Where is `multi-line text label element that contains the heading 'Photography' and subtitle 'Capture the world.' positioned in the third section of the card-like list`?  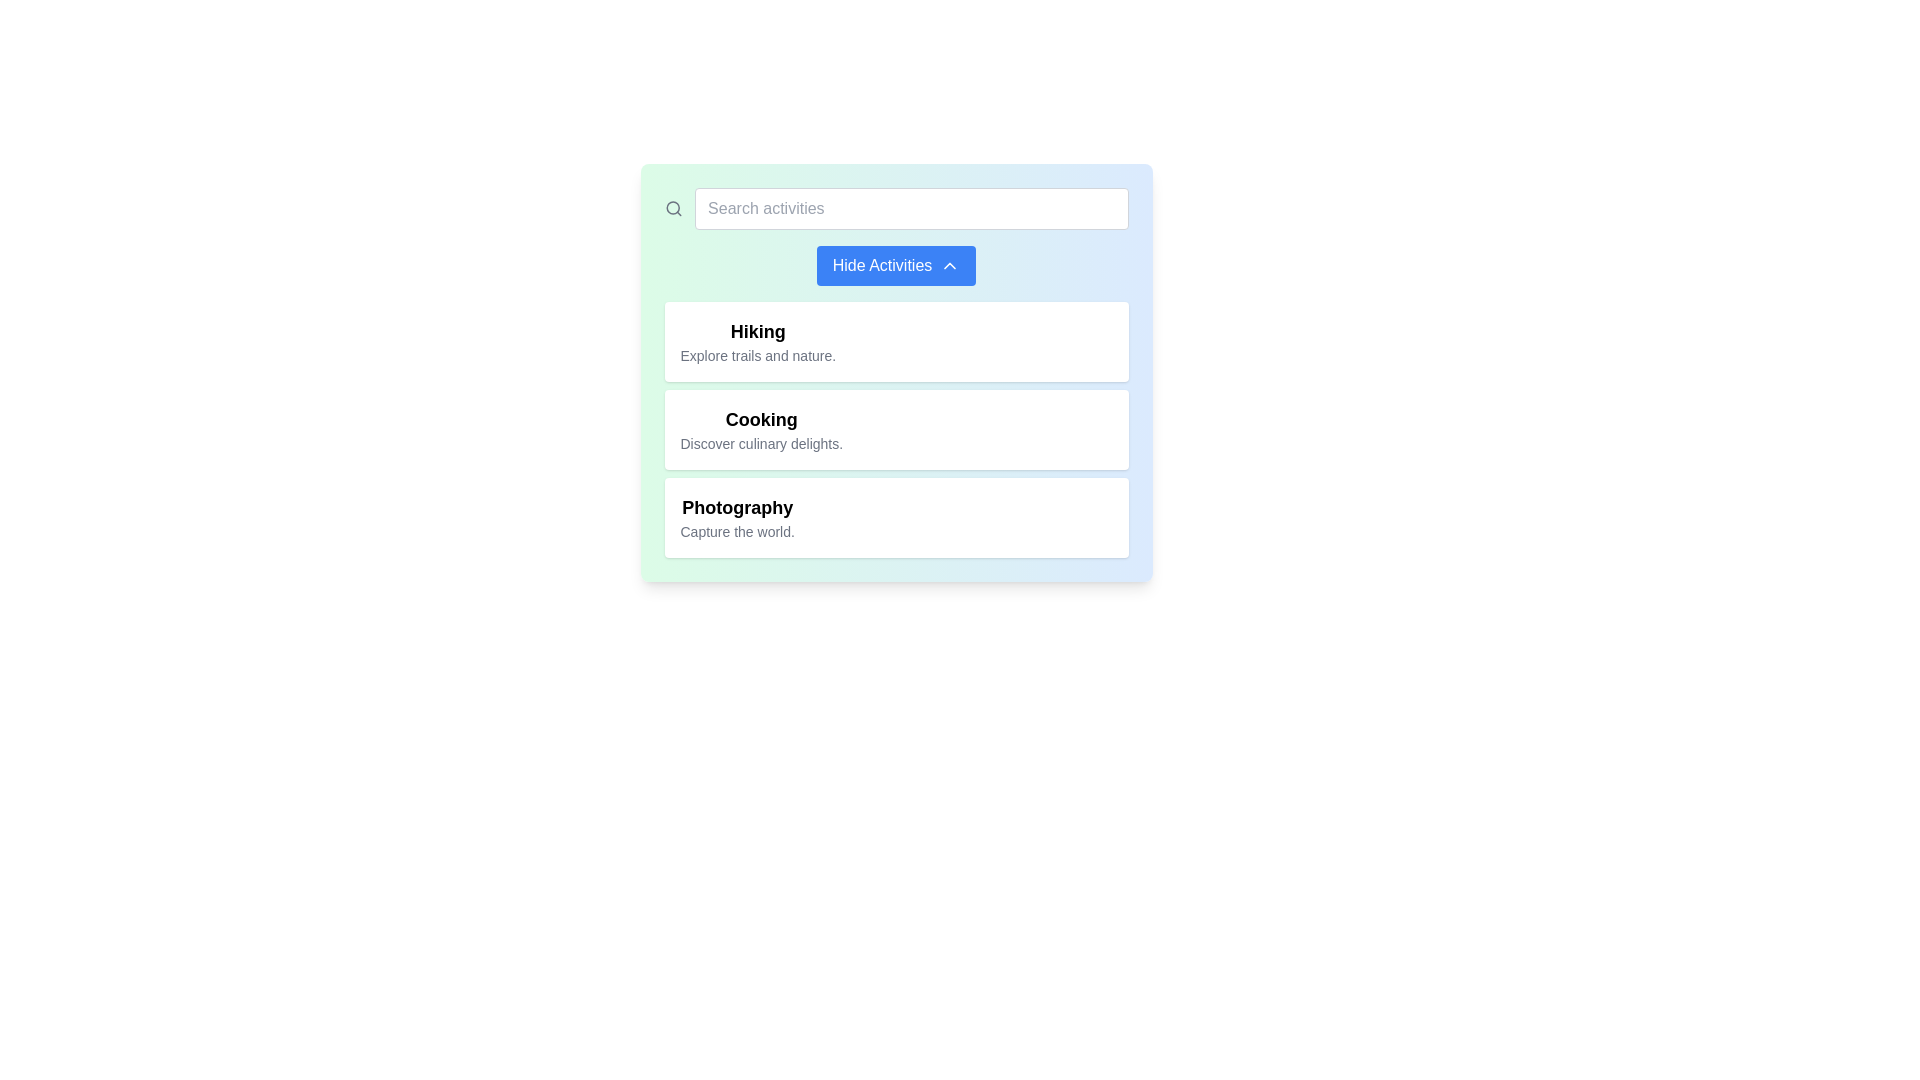
multi-line text label element that contains the heading 'Photography' and subtitle 'Capture the world.' positioned in the third section of the card-like list is located at coordinates (736, 516).